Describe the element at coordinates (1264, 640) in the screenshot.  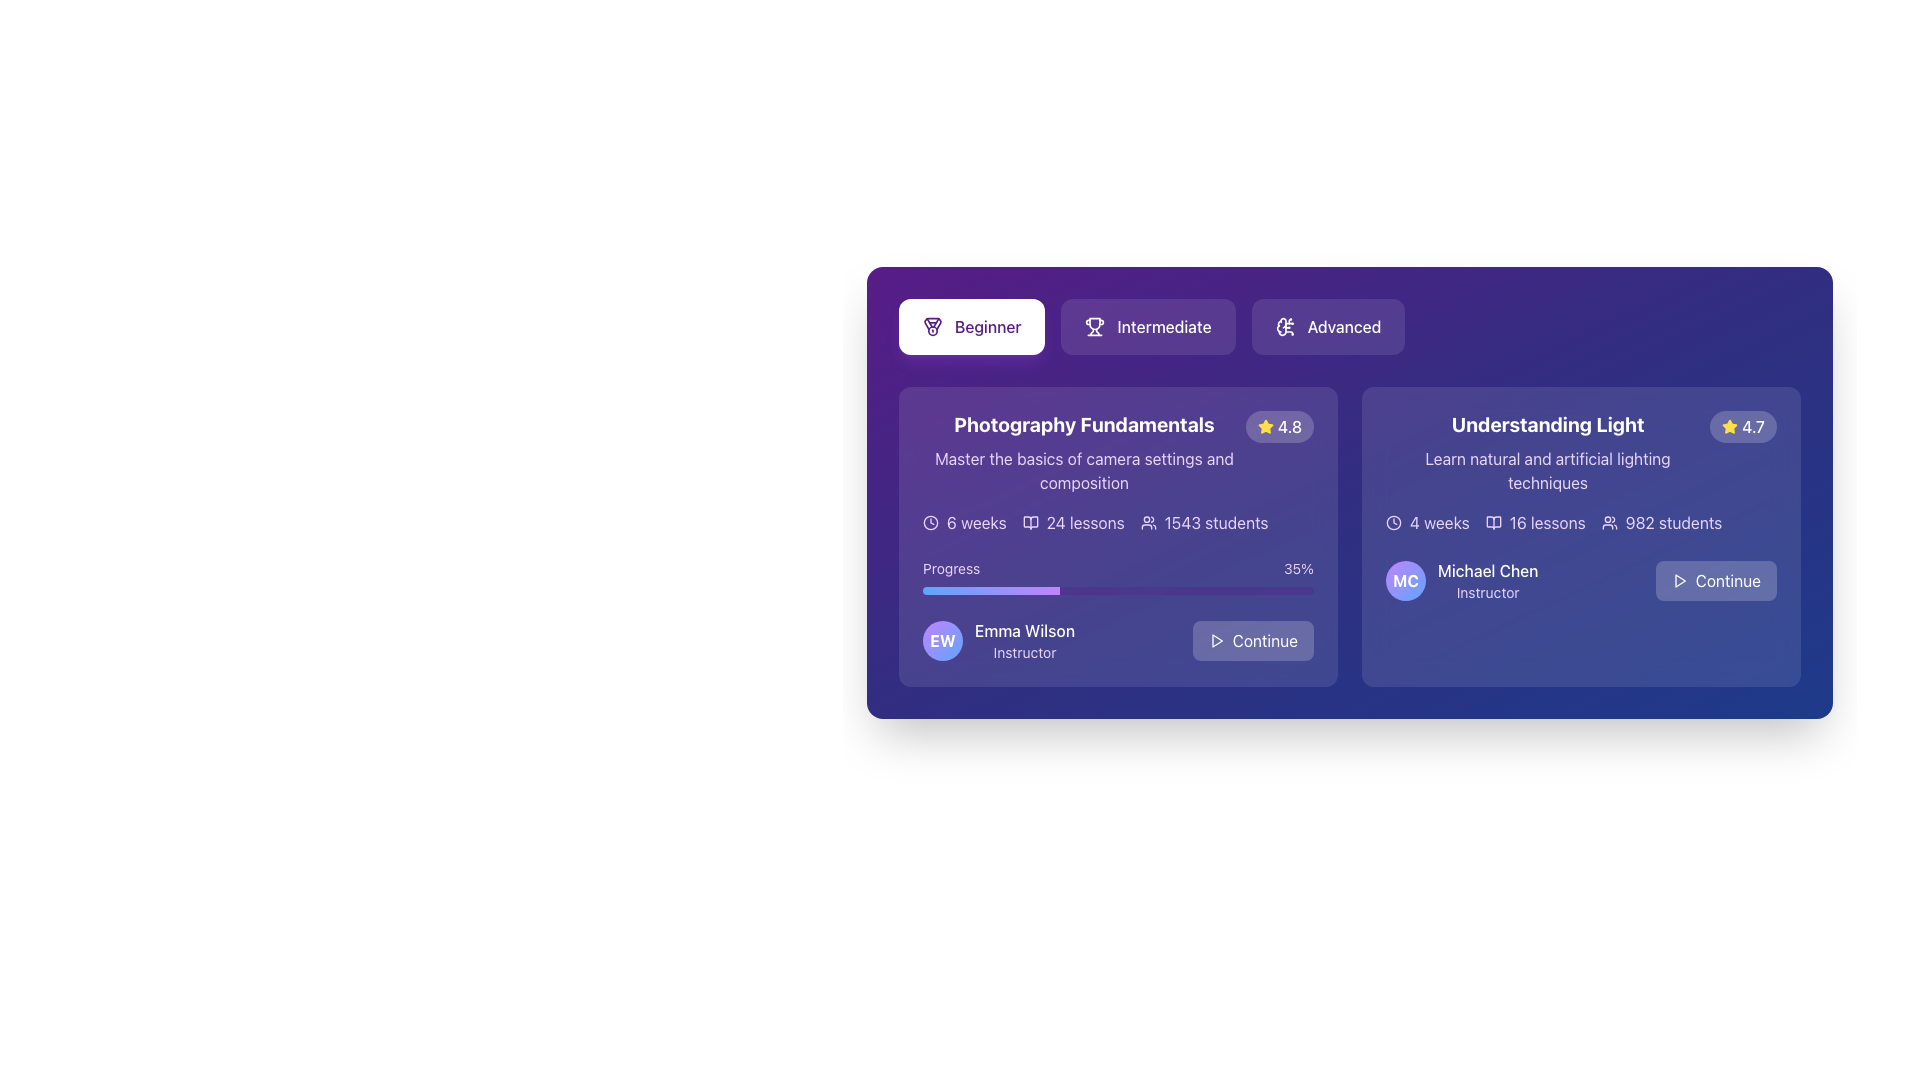
I see `the 'Continue' text label within the button that has a play icon, located in the bottom-right section of the 'Photography Fundamentals' card` at that location.